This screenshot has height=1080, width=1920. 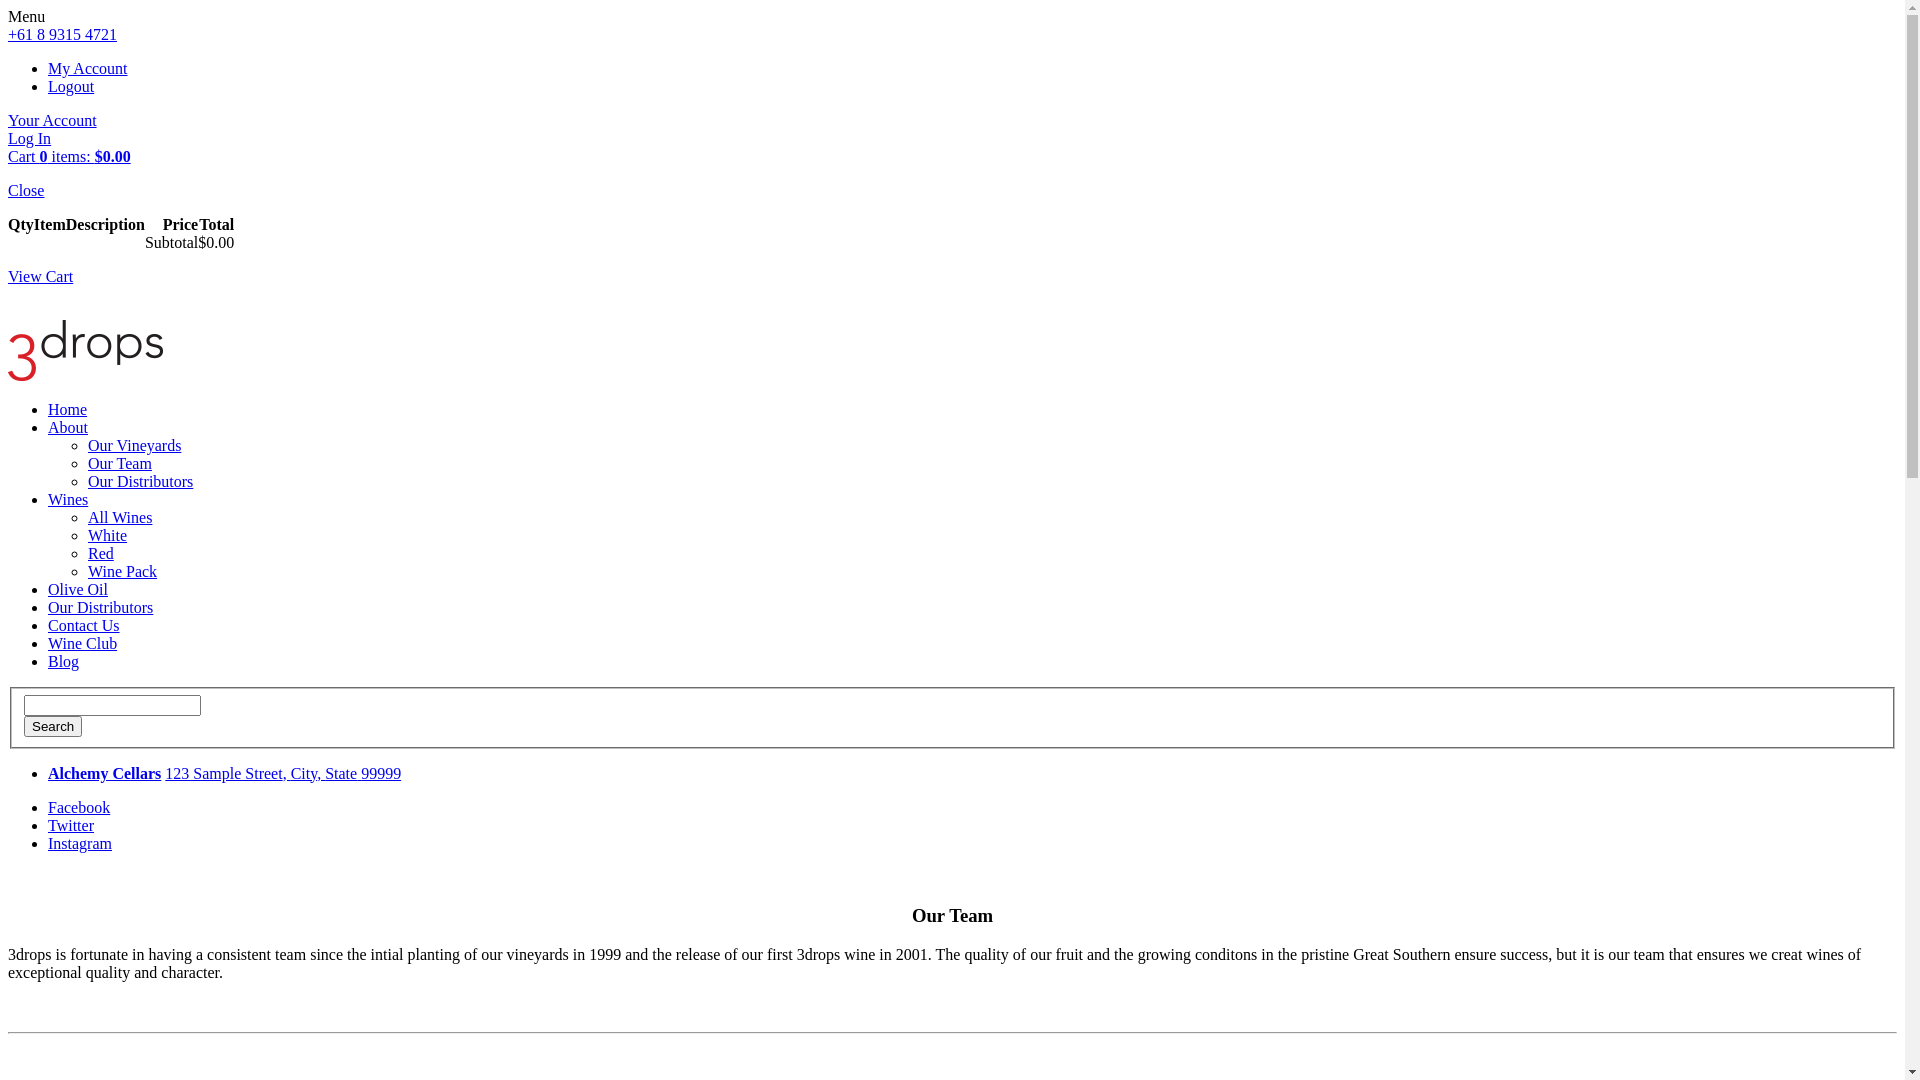 I want to click on 'Contact Us', so click(x=48, y=624).